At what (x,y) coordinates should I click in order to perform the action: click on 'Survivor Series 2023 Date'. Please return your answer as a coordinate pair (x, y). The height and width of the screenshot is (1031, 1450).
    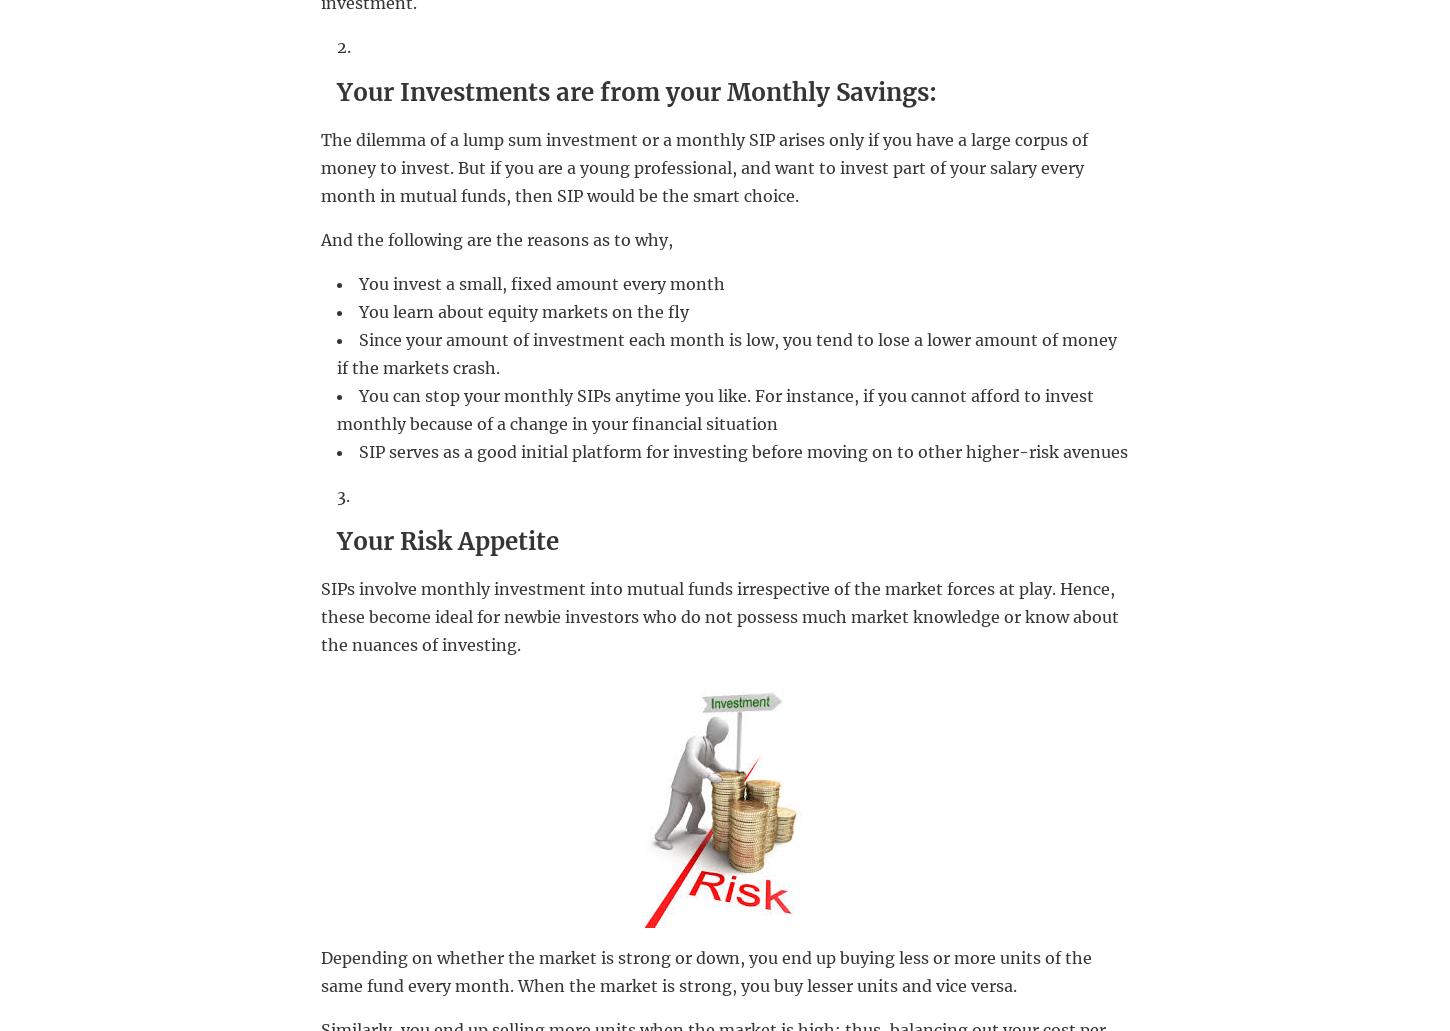
    Looking at the image, I should click on (610, 712).